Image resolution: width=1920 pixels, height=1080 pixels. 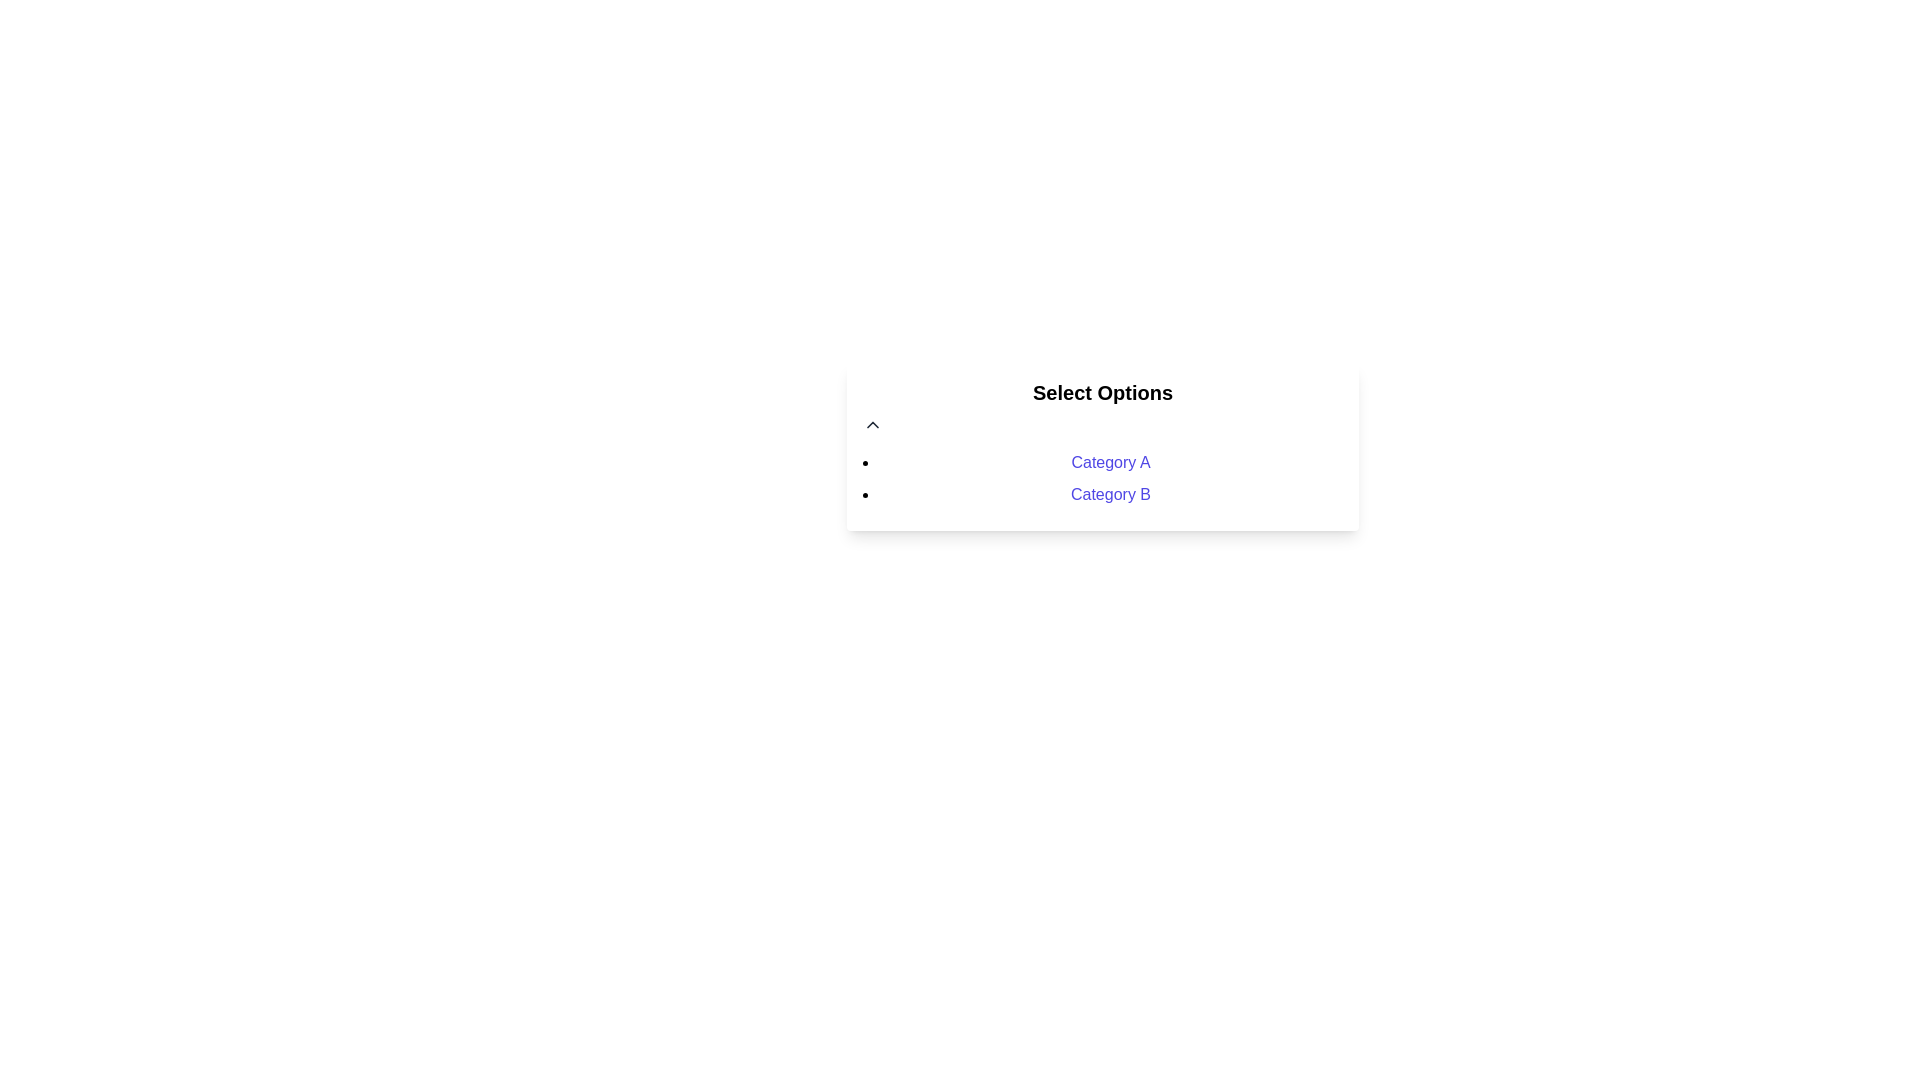 I want to click on the hyperlinked text for 'Category B' in the vertical list under 'Select Options', so click(x=1109, y=494).